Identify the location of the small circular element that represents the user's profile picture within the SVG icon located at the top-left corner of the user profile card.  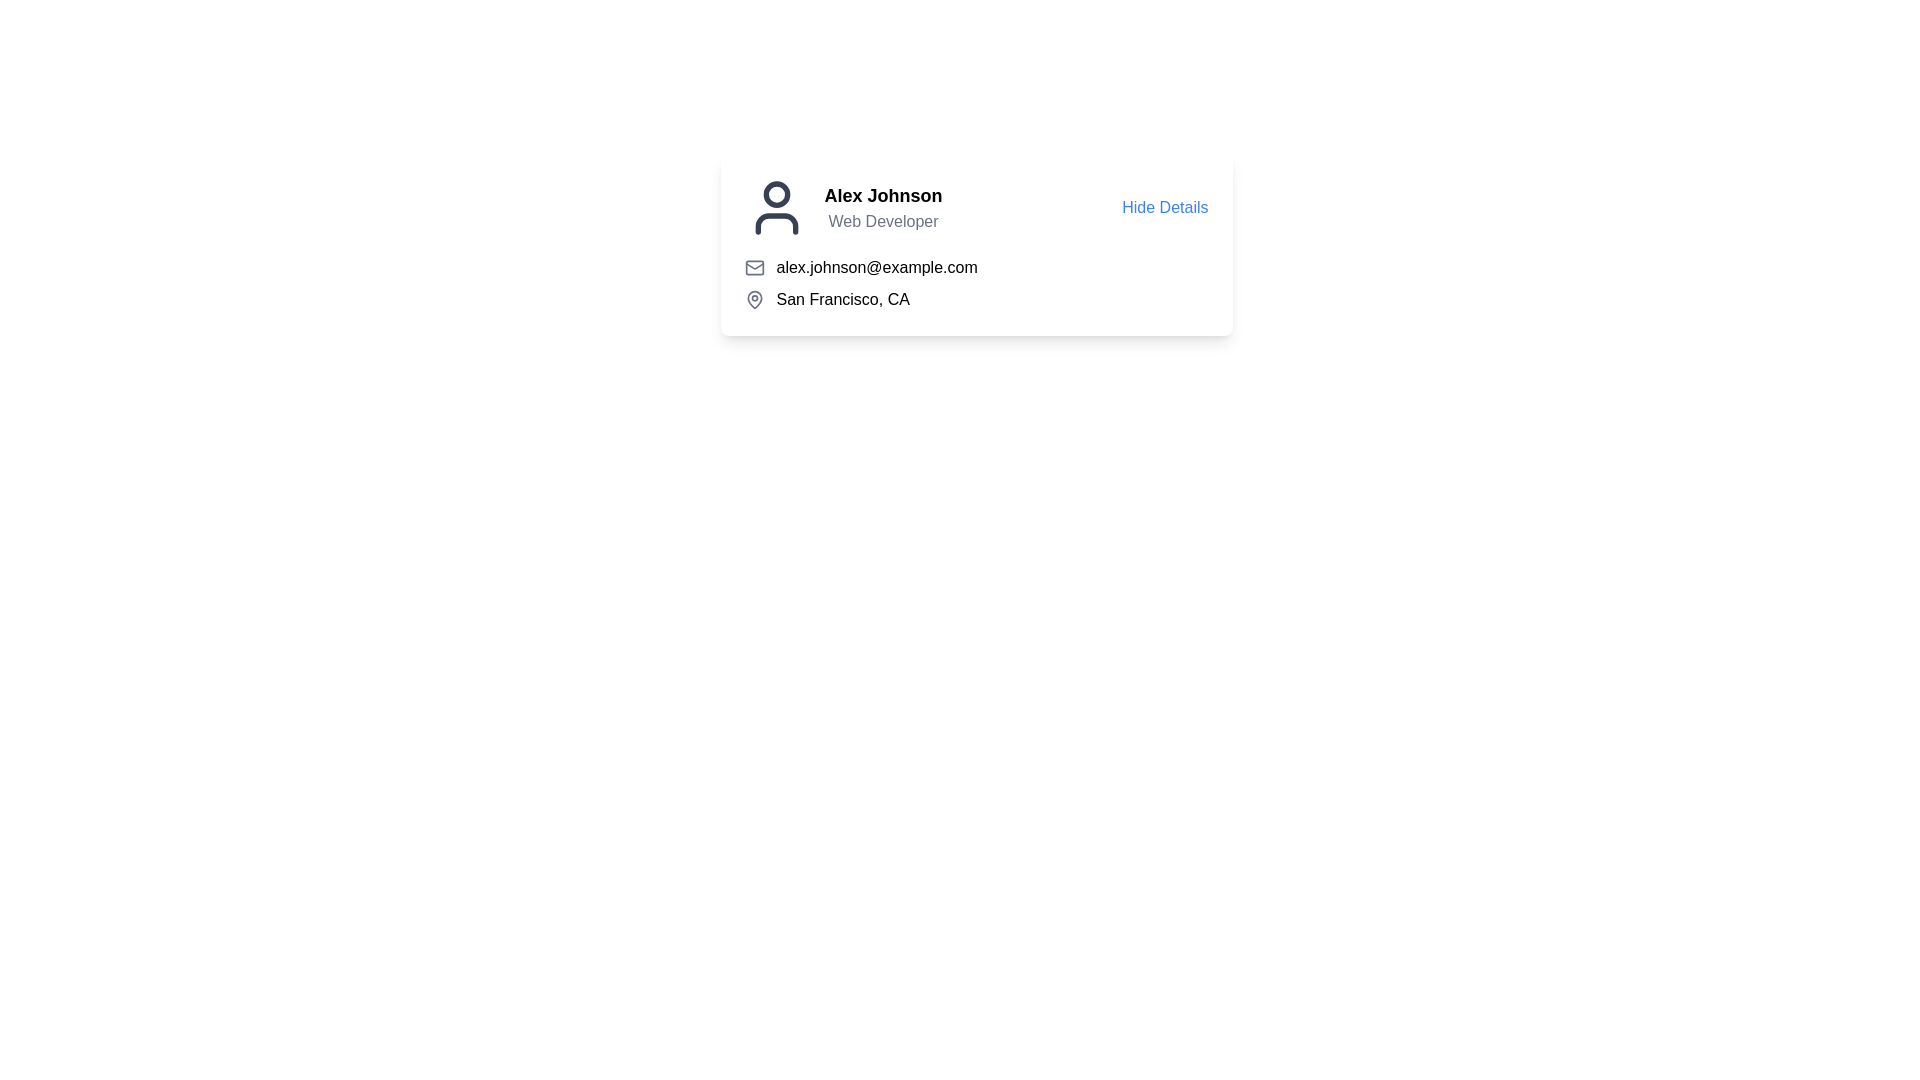
(775, 194).